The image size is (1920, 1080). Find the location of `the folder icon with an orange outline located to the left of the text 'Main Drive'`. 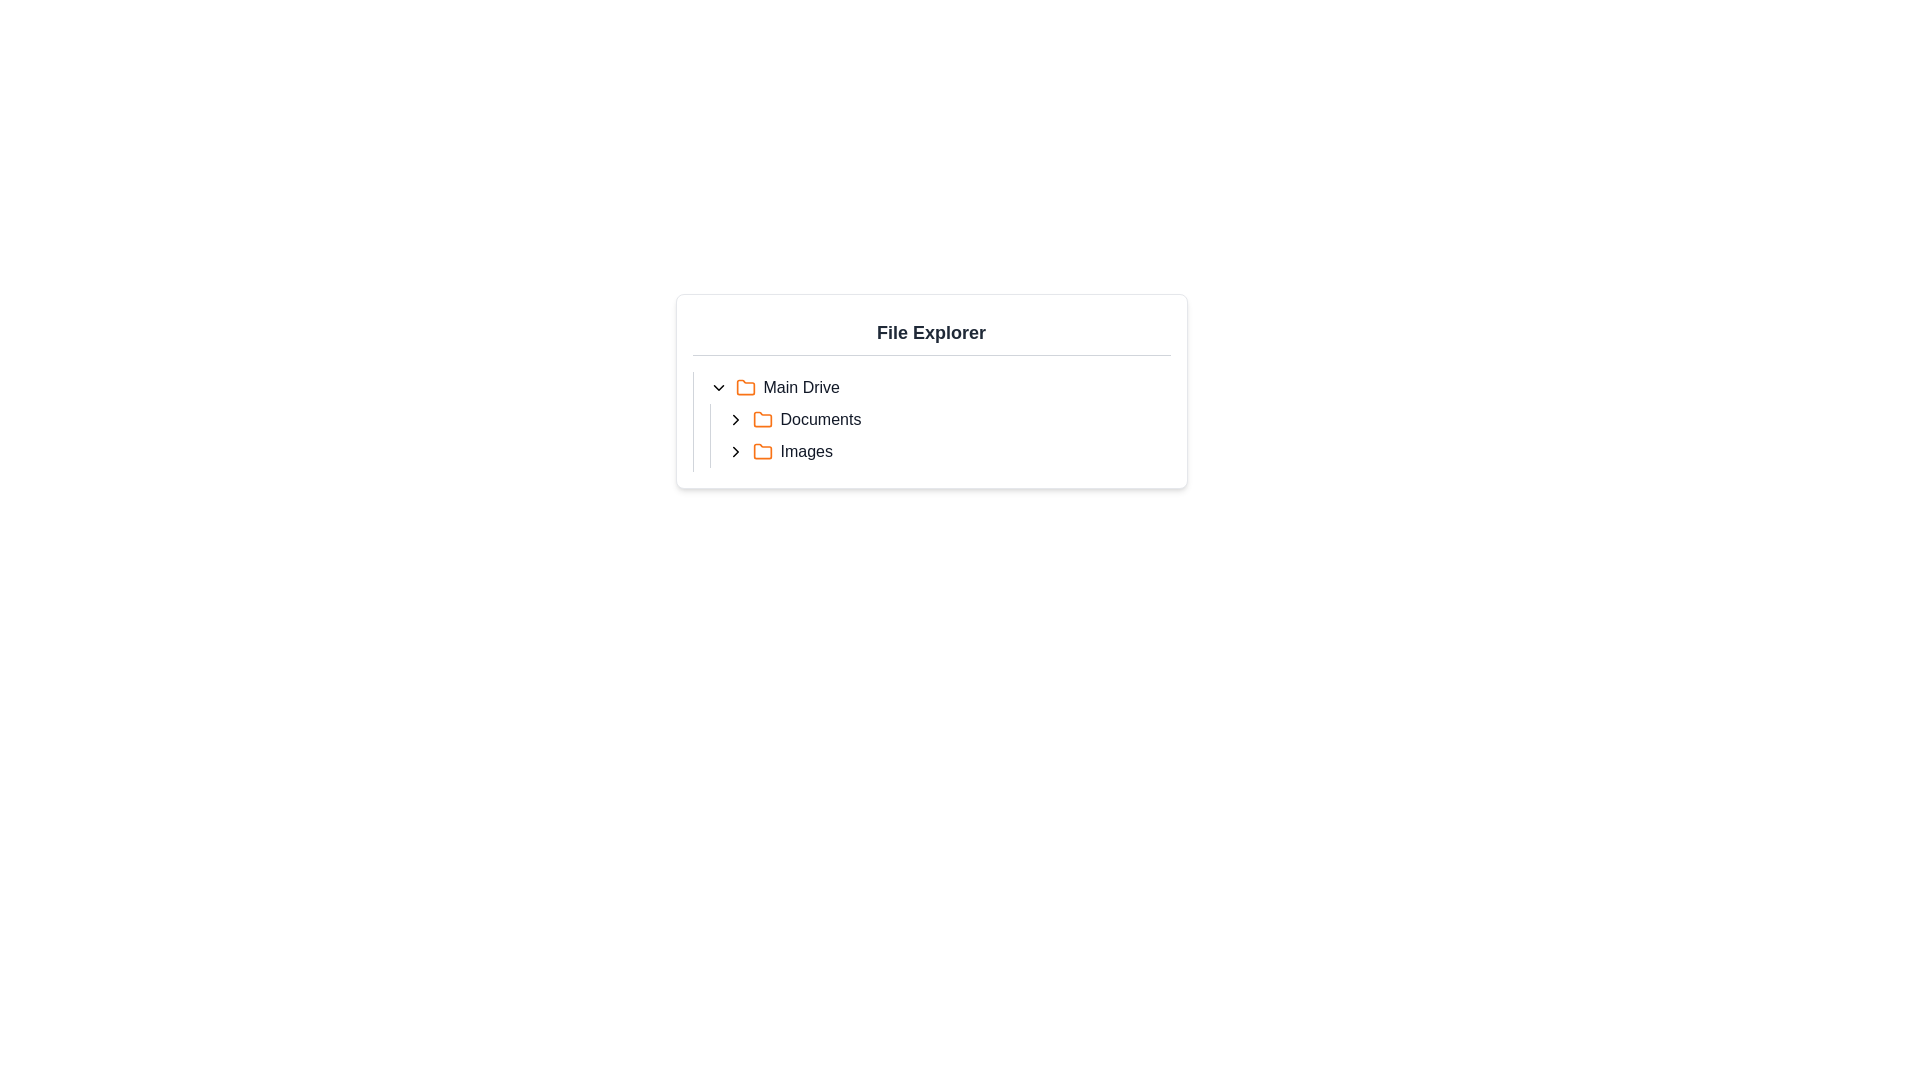

the folder icon with an orange outline located to the left of the text 'Main Drive' is located at coordinates (744, 388).